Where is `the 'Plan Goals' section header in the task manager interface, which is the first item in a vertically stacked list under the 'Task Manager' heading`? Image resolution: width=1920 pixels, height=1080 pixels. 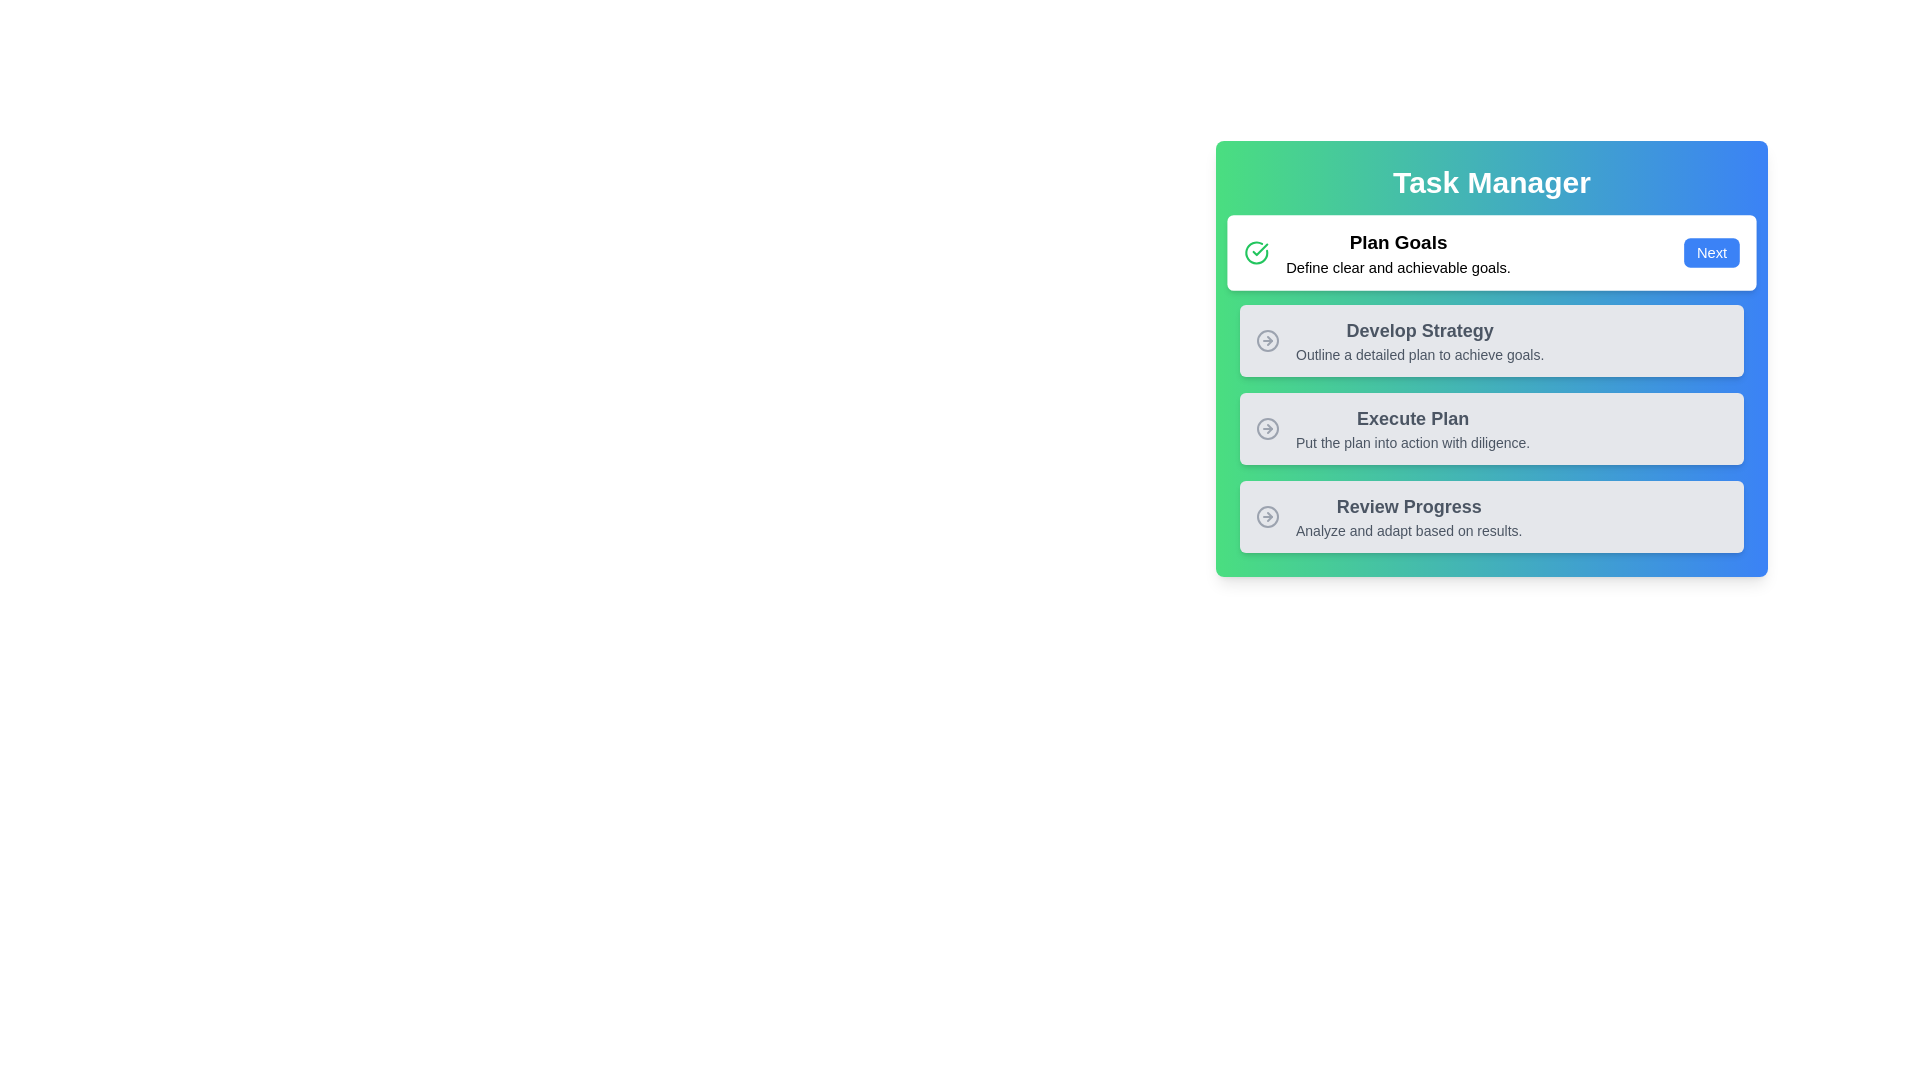 the 'Plan Goals' section header in the task manager interface, which is the first item in a vertically stacked list under the 'Task Manager' heading is located at coordinates (1397, 252).